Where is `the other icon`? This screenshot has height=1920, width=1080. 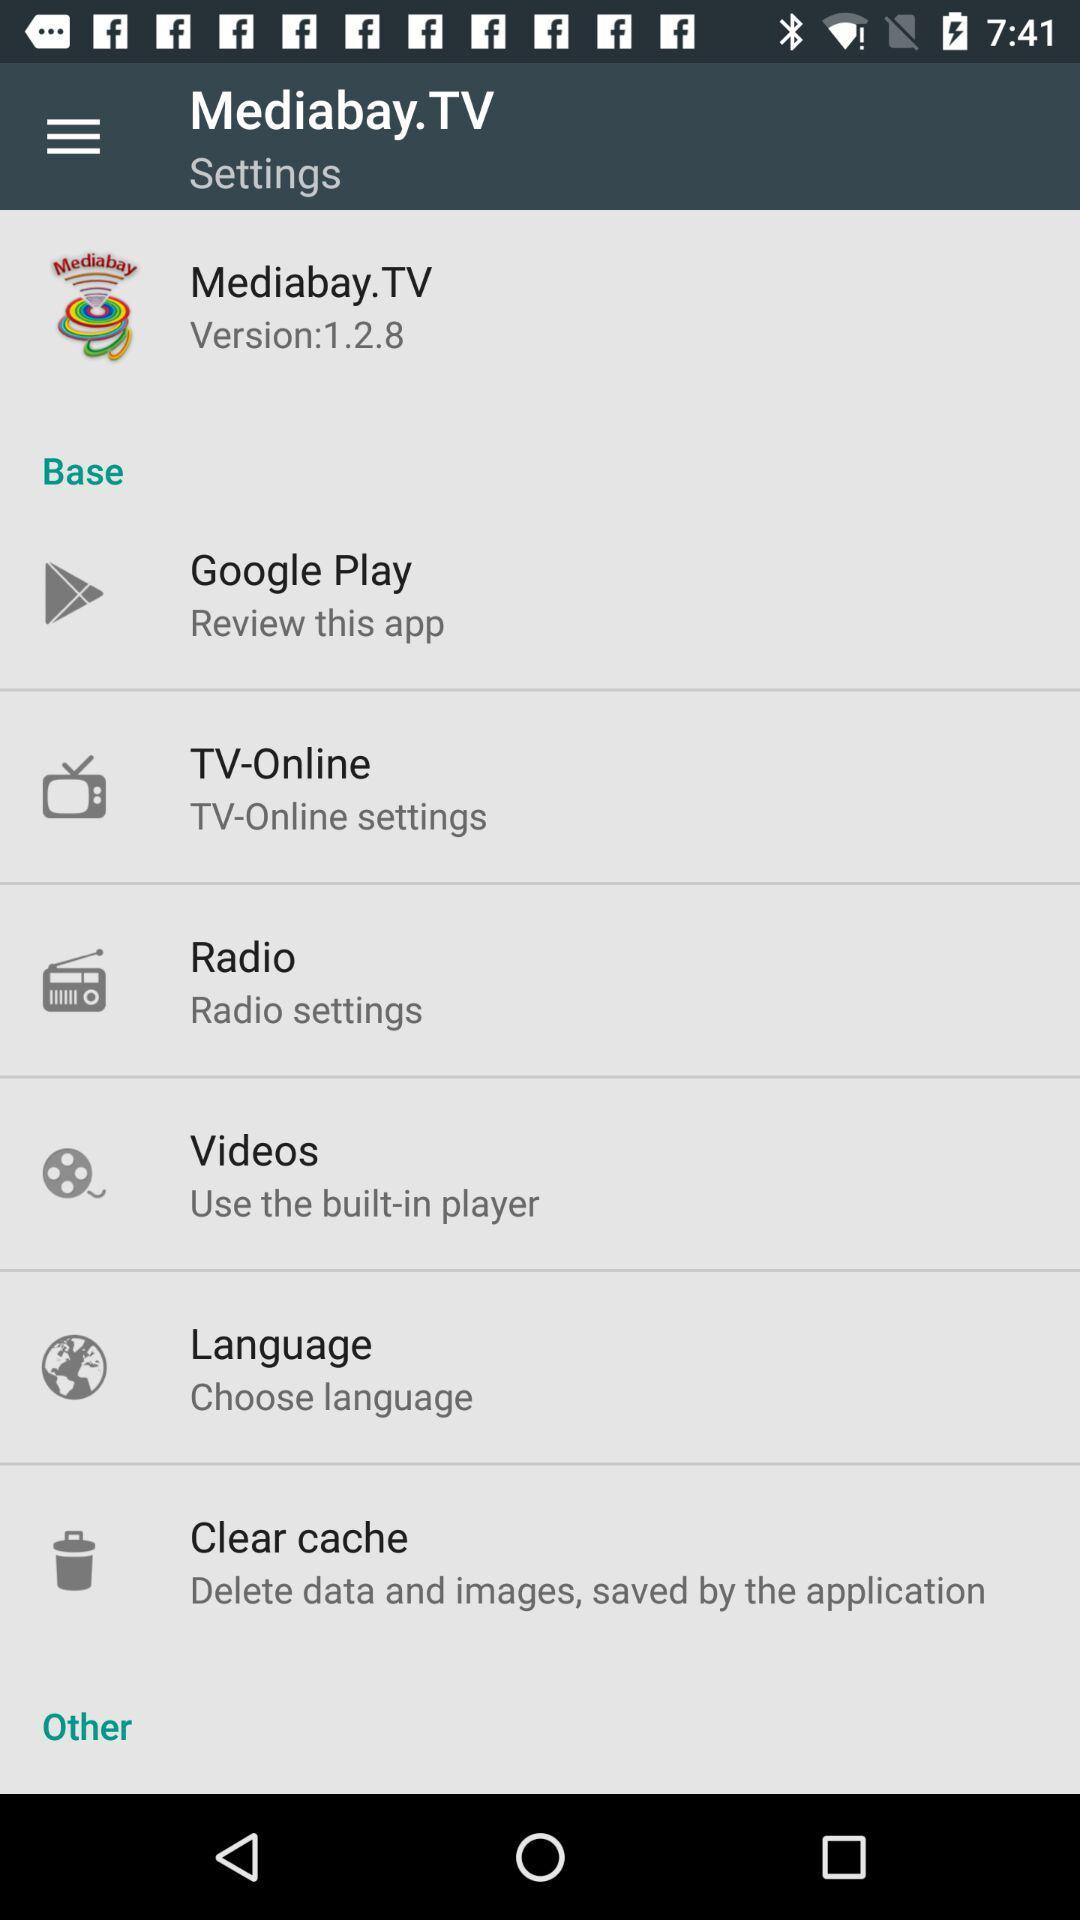
the other icon is located at coordinates (540, 1703).